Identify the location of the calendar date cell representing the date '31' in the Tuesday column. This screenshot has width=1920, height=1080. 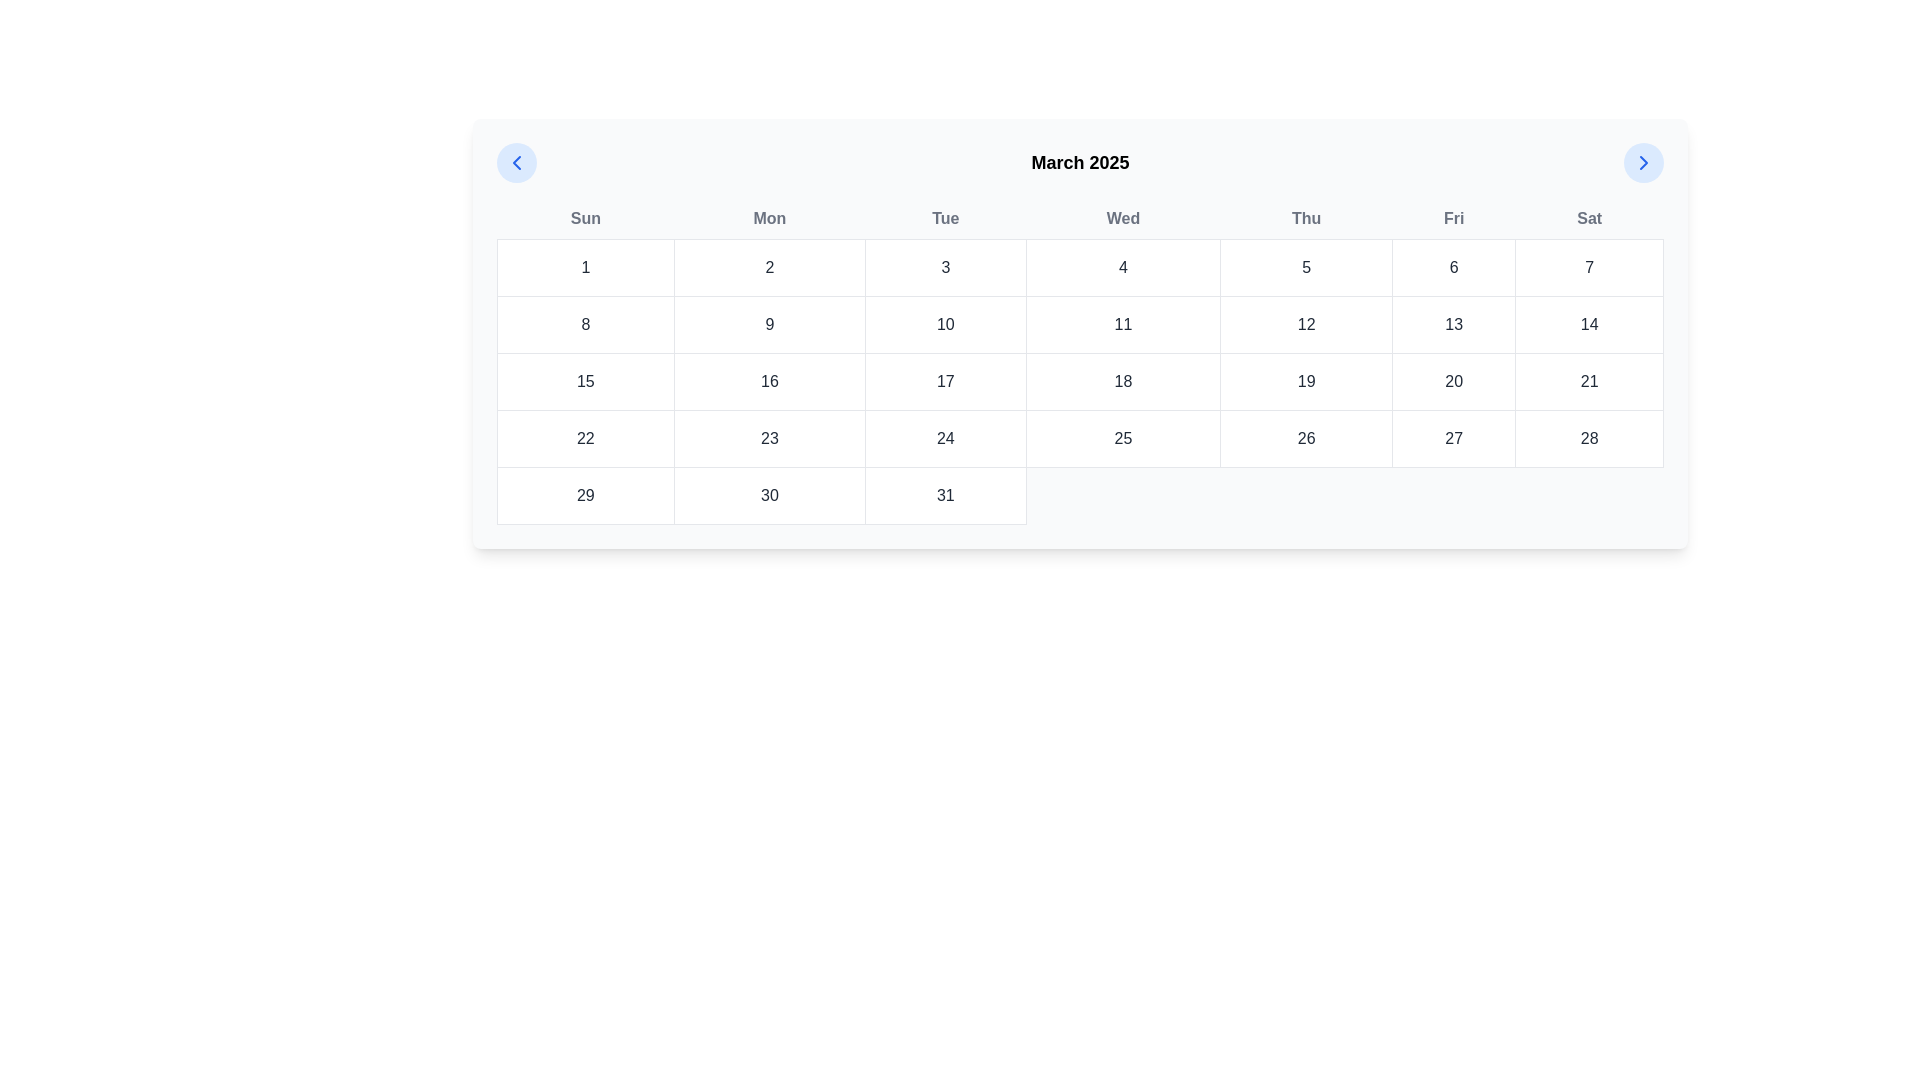
(944, 495).